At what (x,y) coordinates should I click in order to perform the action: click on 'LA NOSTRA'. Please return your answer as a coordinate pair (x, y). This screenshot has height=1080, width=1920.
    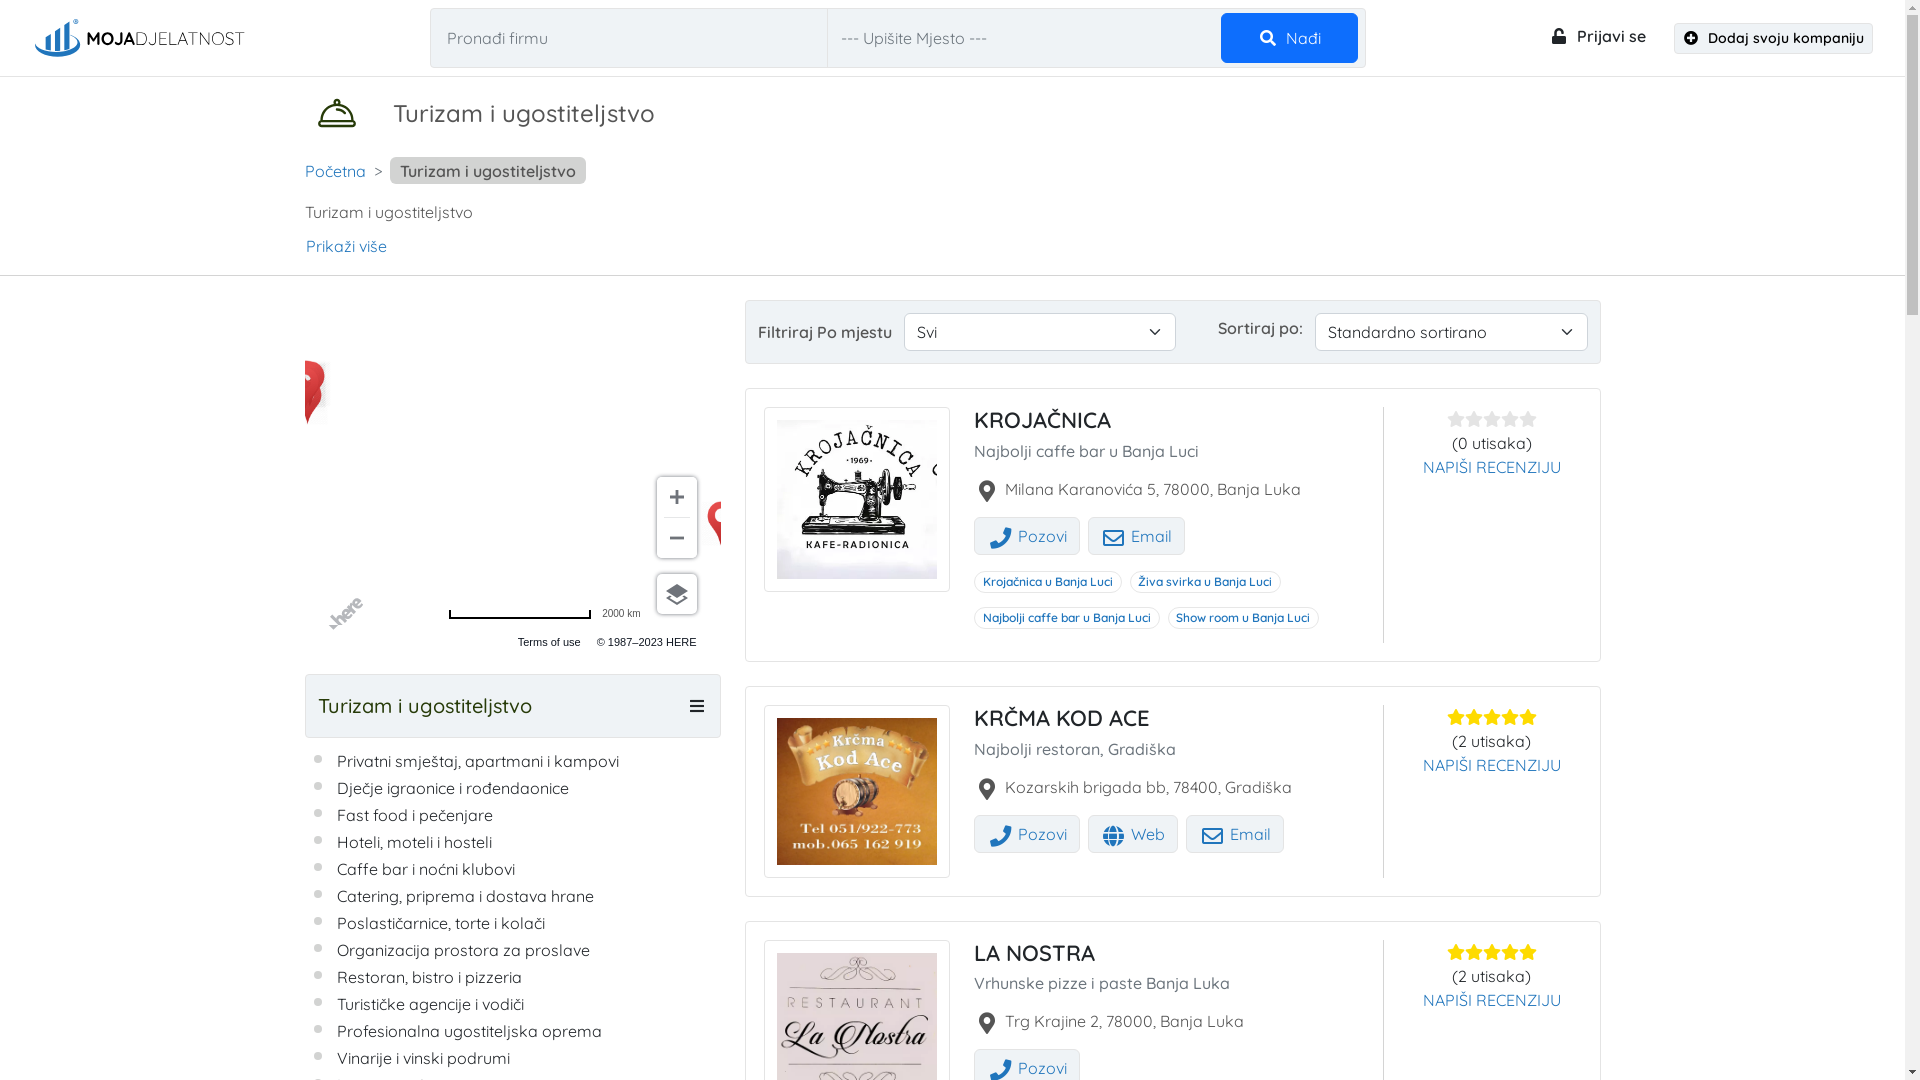
    Looking at the image, I should click on (1034, 951).